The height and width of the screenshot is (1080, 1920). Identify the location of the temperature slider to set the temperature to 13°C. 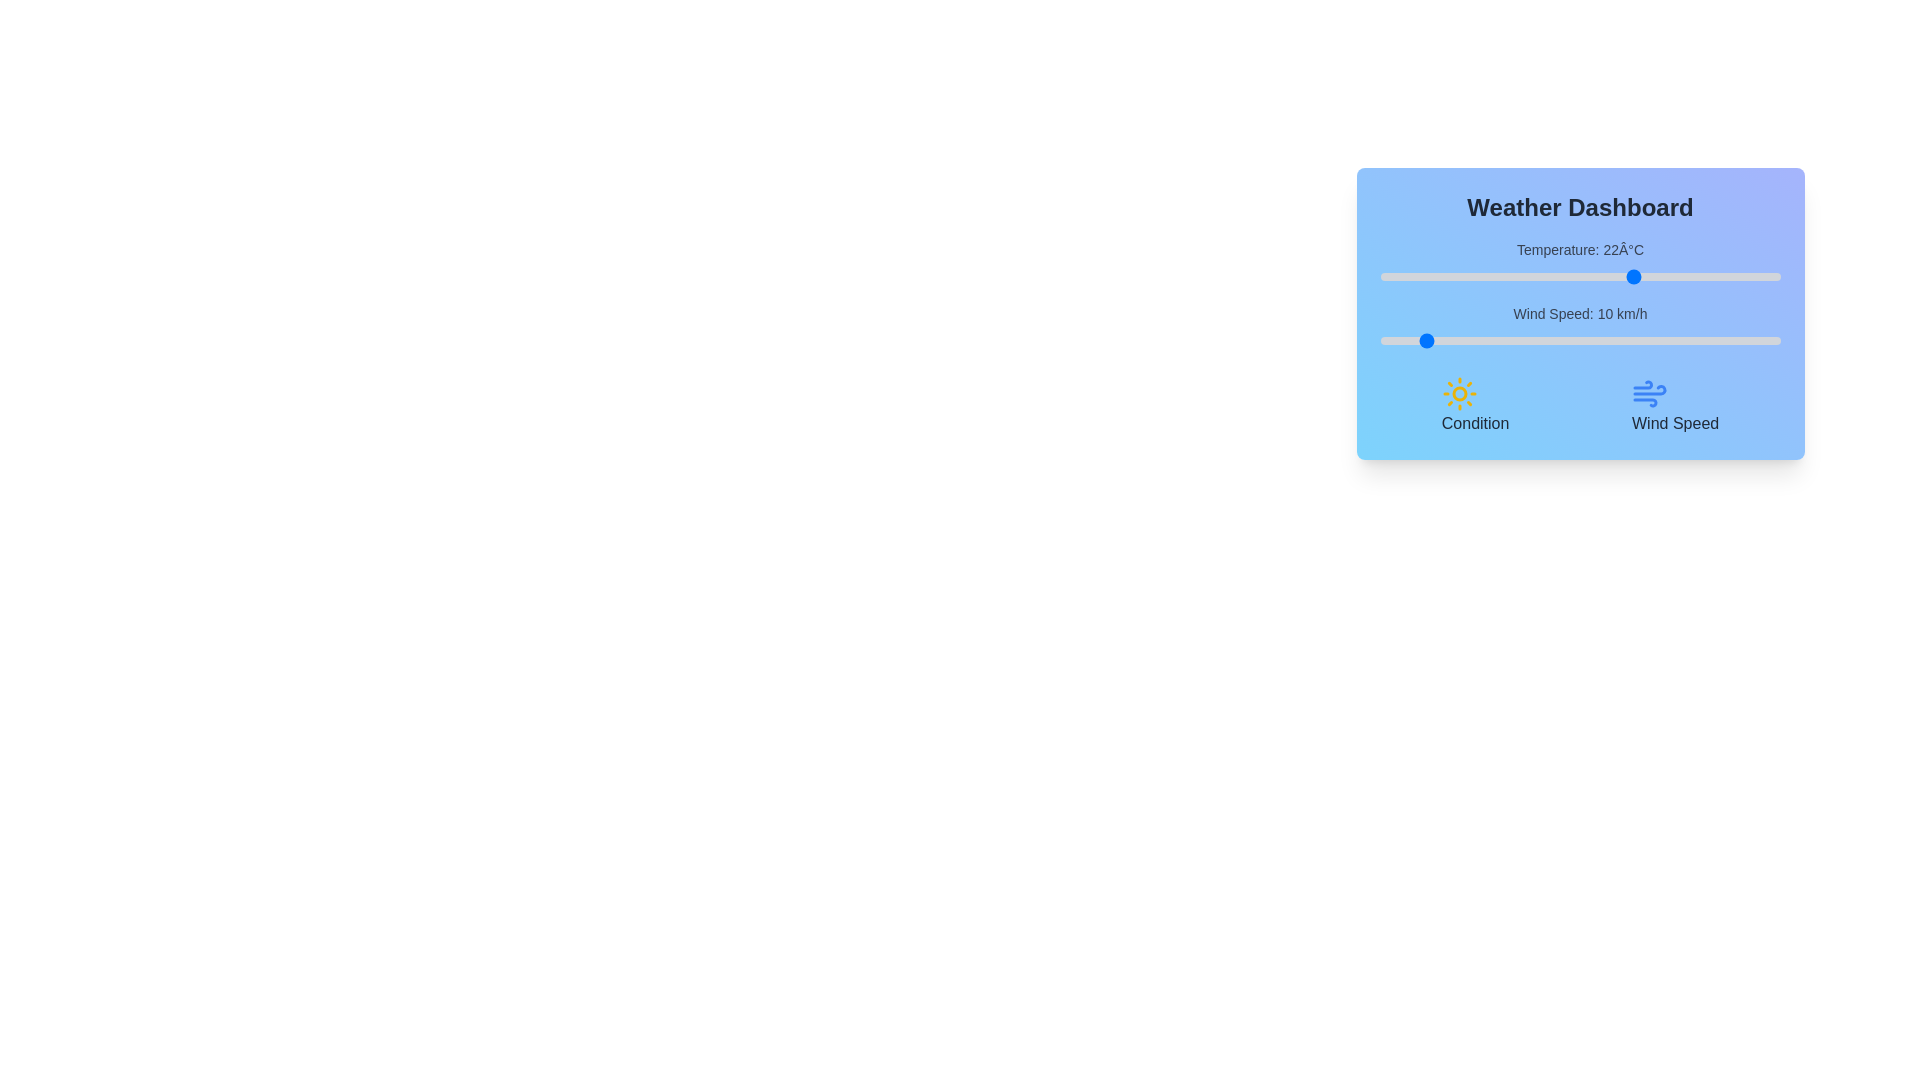
(1563, 277).